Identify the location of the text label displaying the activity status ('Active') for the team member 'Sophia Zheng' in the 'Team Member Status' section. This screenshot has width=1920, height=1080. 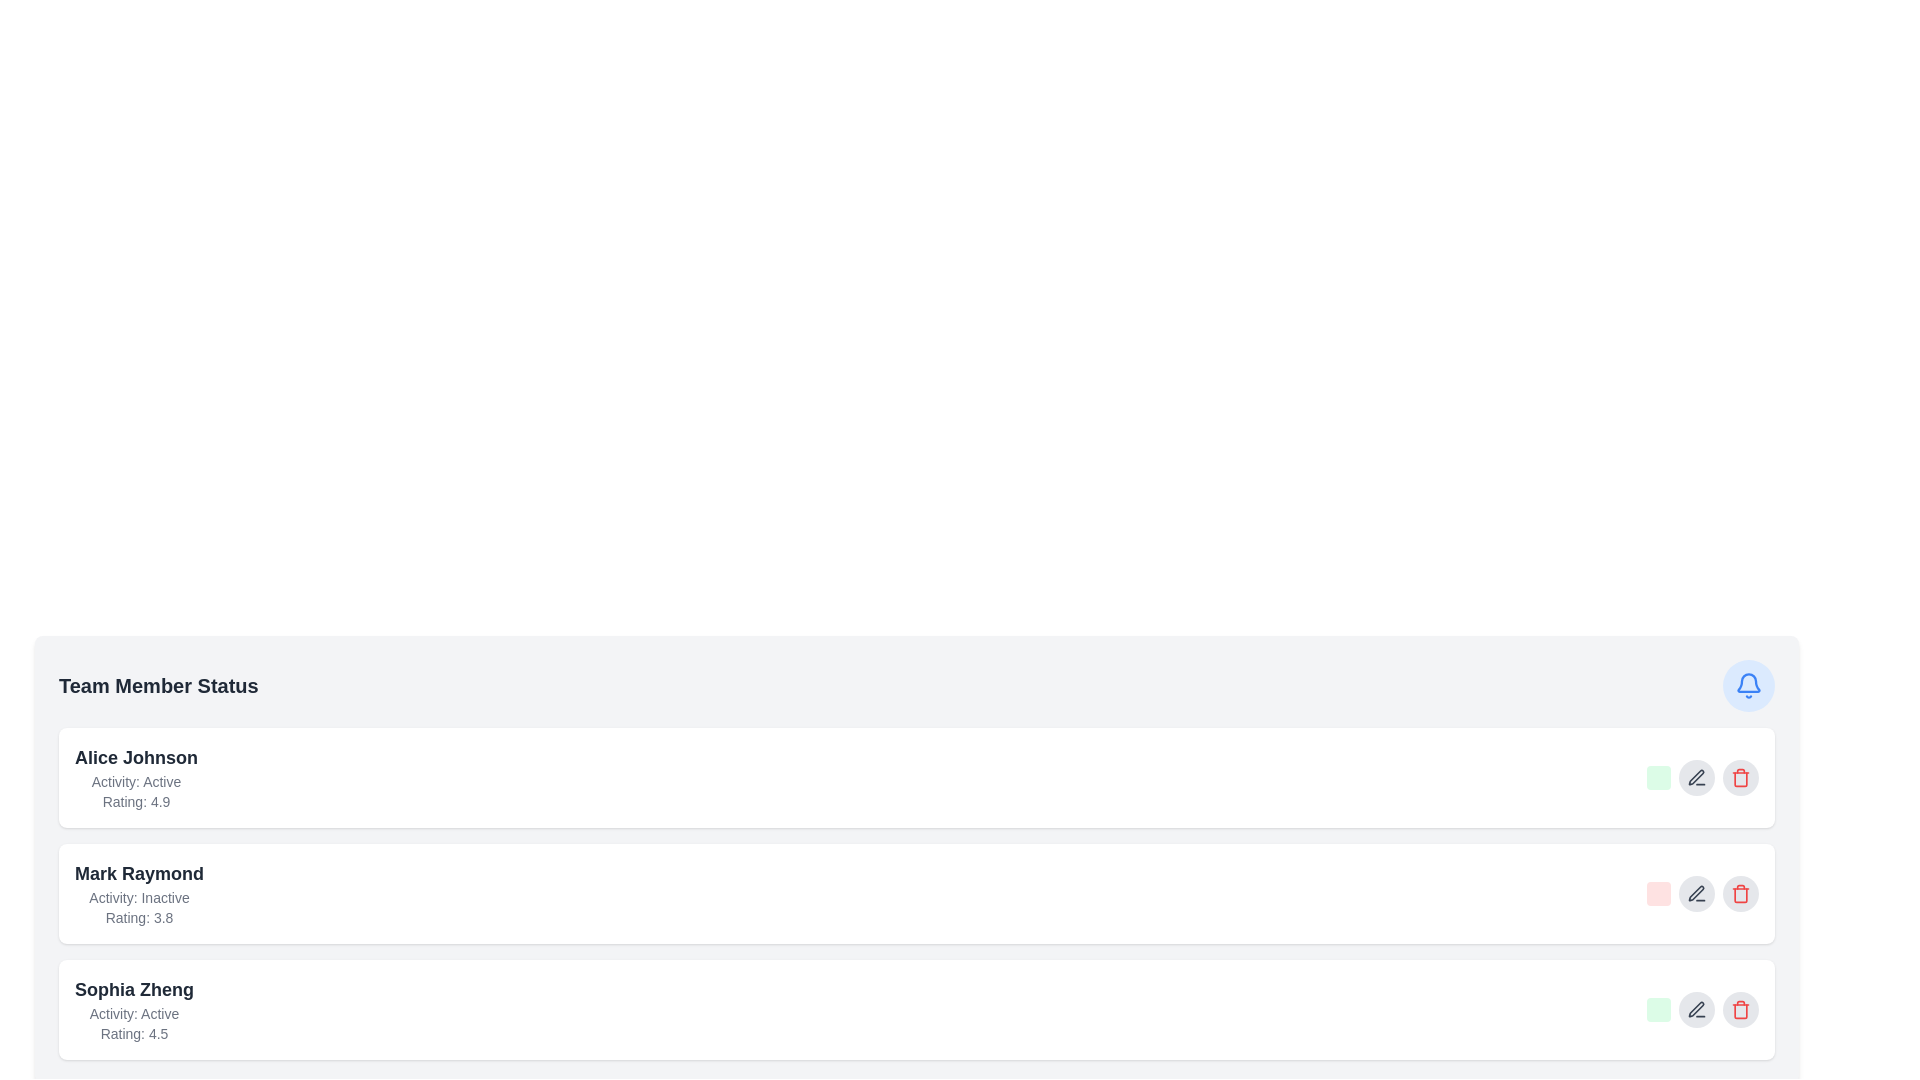
(133, 1014).